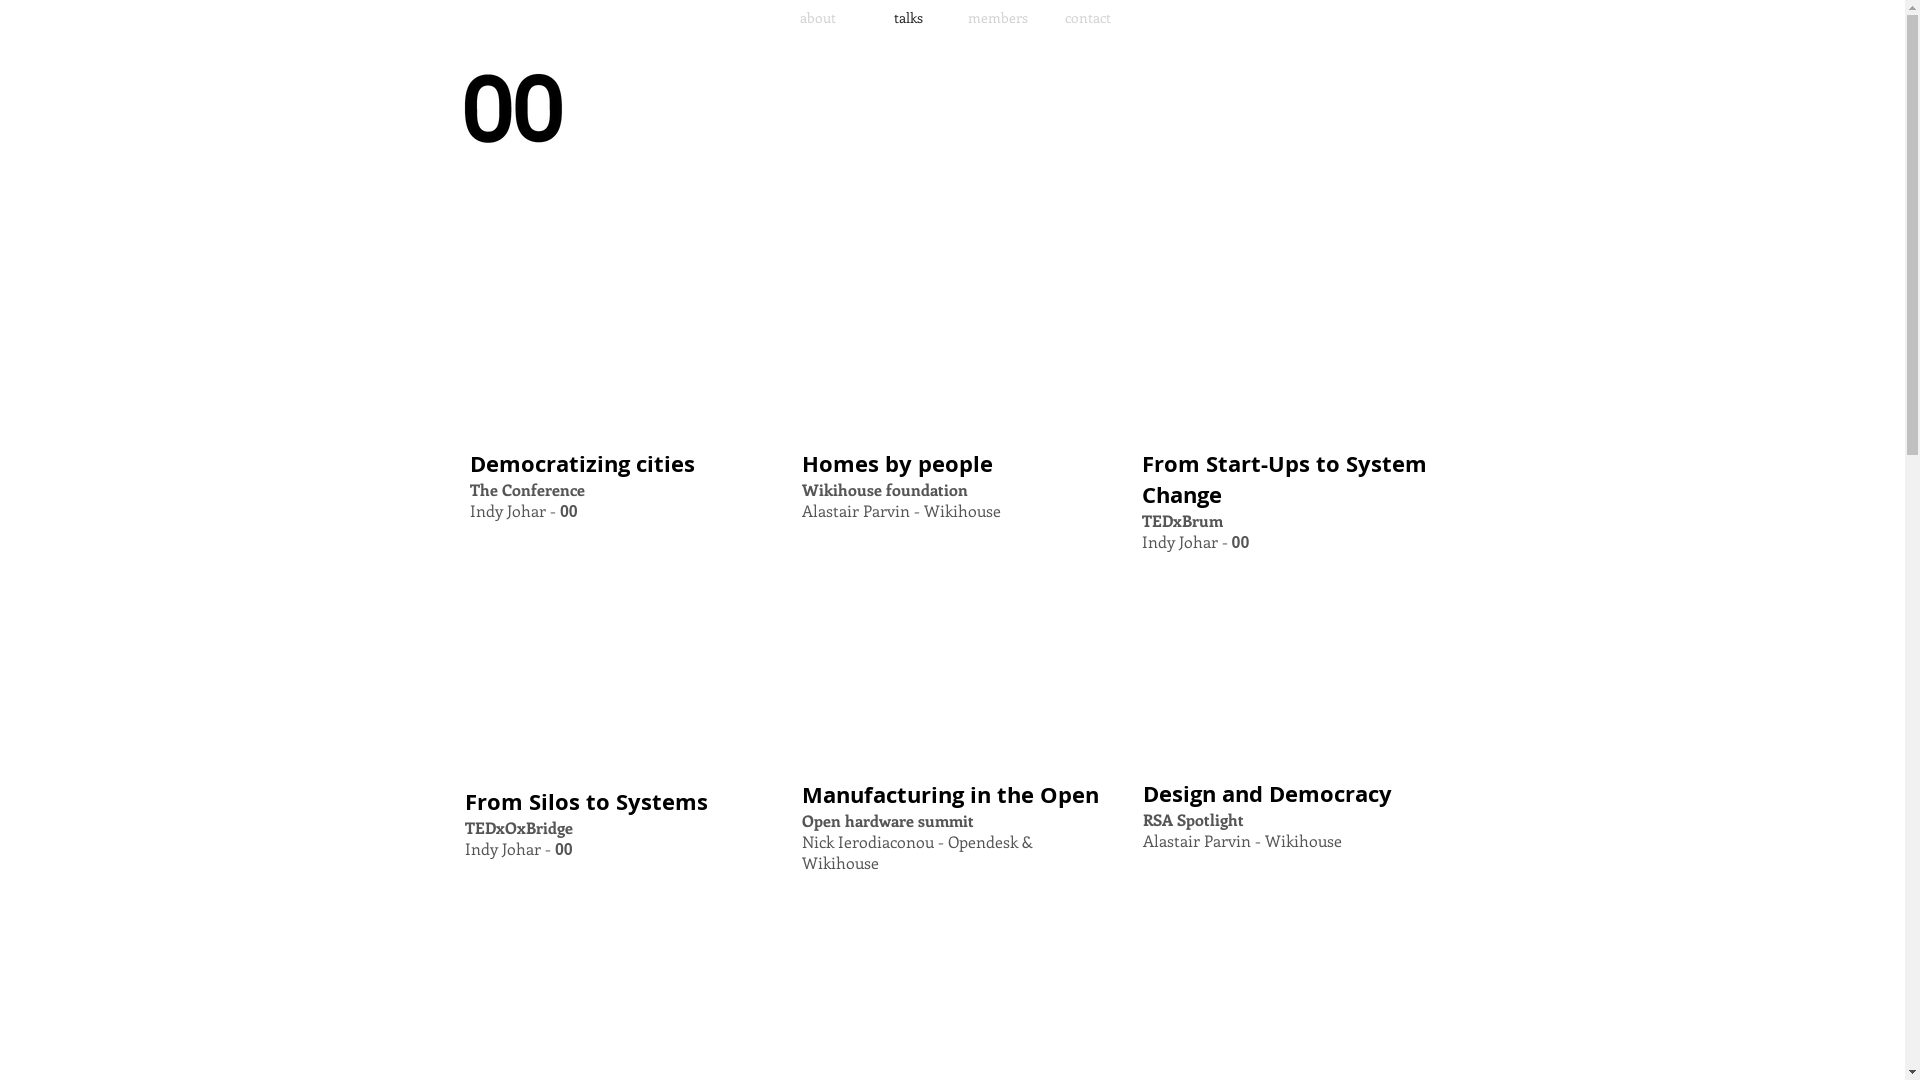 The image size is (1920, 1080). Describe the element at coordinates (952, 18) in the screenshot. I see `'members'` at that location.